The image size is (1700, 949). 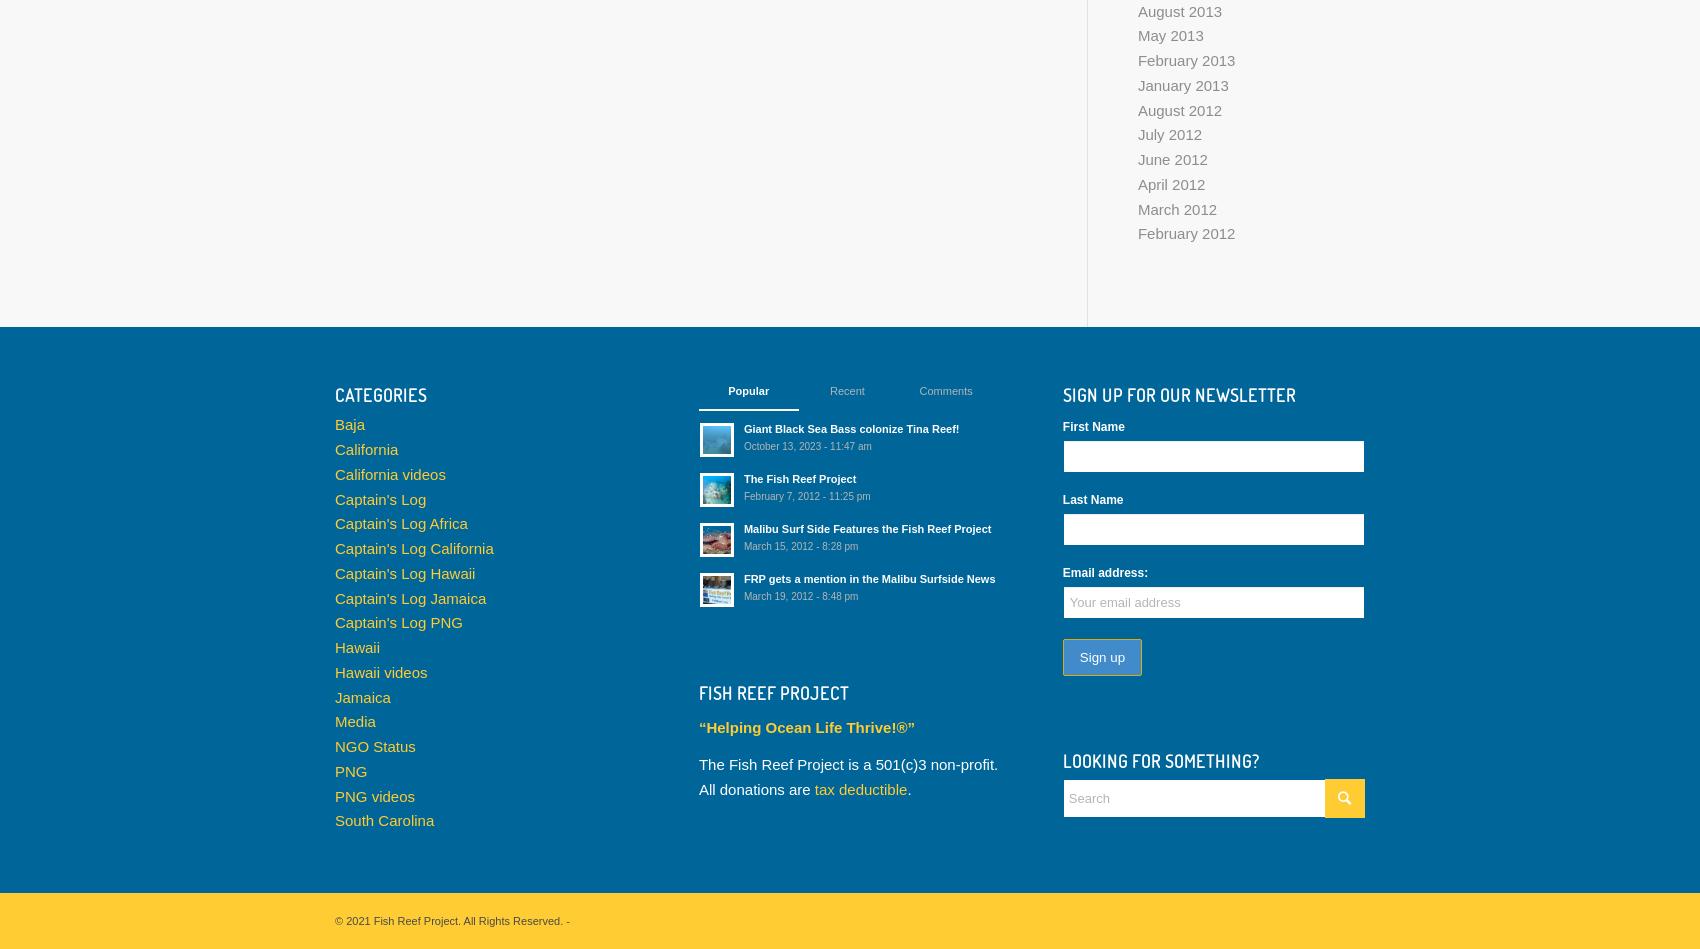 I want to click on 'First Name', so click(x=1092, y=426).